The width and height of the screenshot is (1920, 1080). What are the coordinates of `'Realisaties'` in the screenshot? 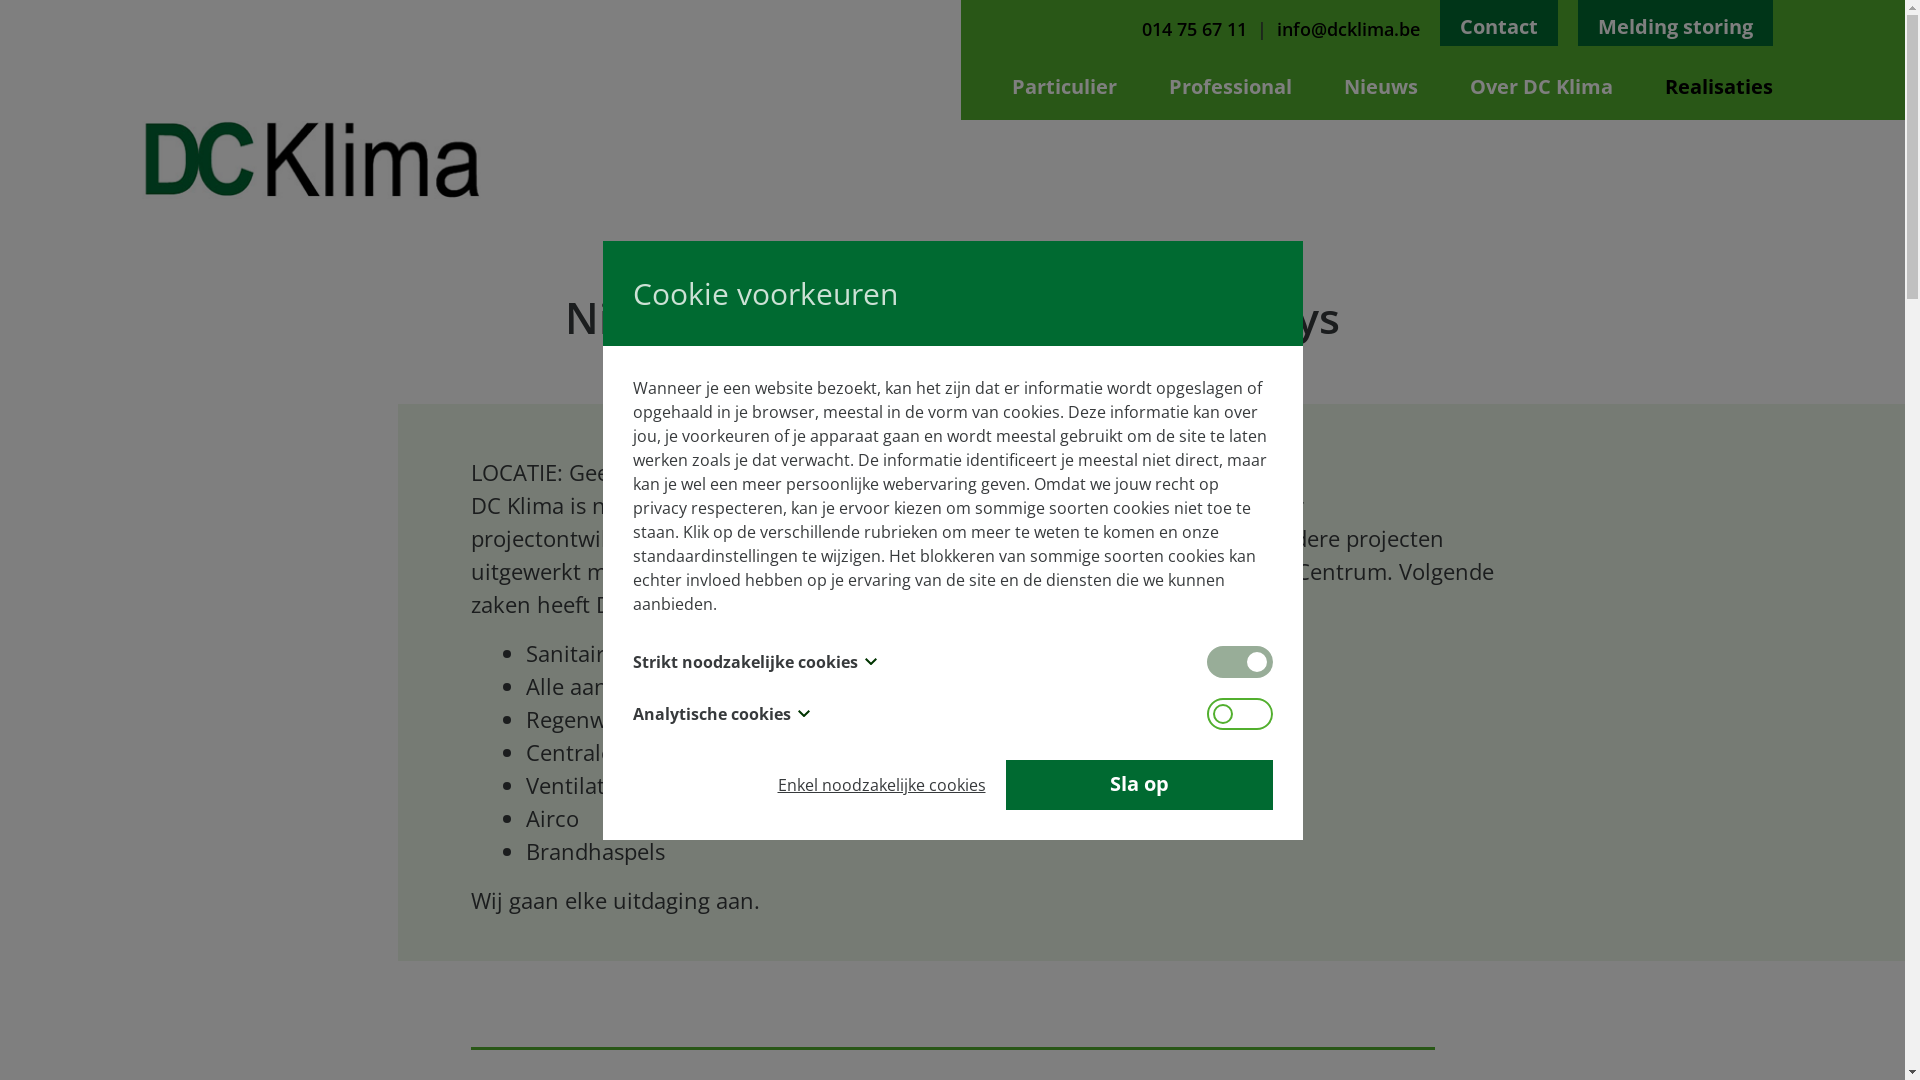 It's located at (1664, 85).